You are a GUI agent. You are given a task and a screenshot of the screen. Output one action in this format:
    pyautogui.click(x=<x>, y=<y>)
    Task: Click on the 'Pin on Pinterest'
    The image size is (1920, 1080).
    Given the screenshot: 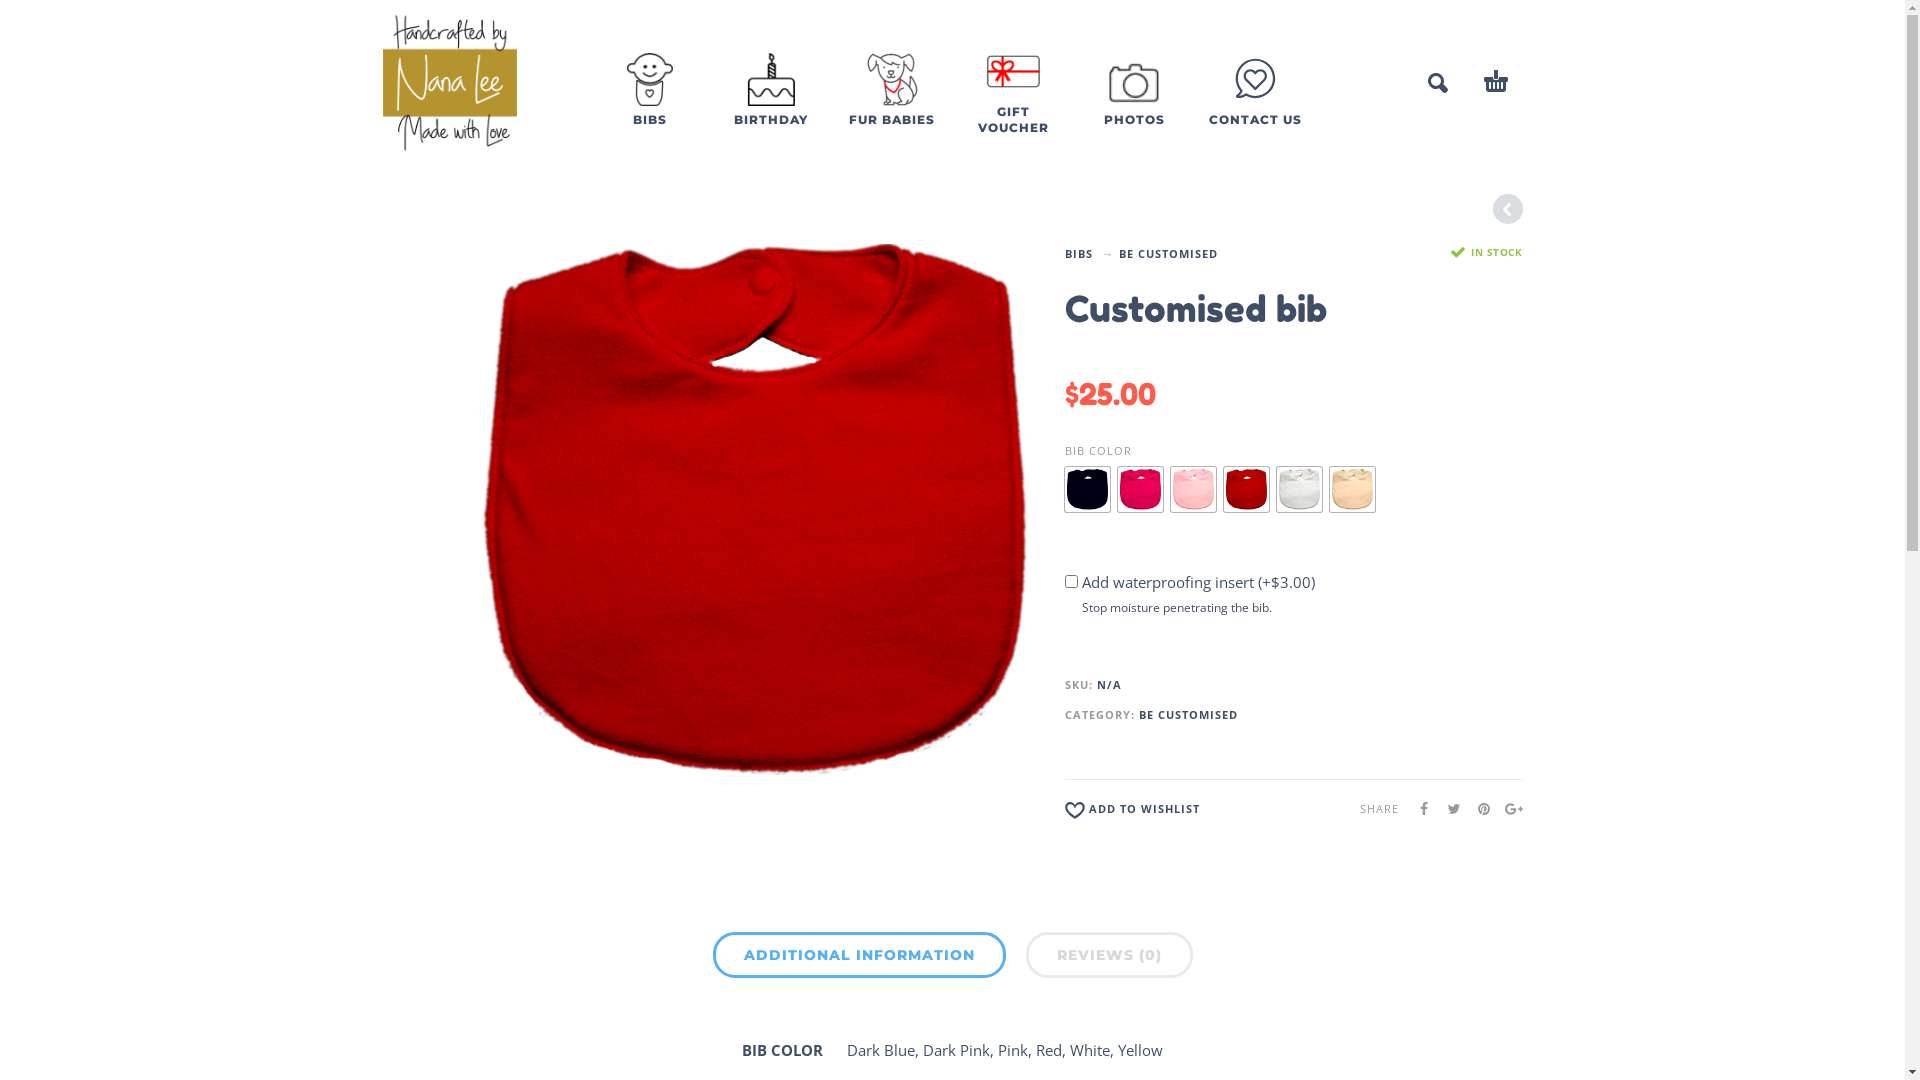 What is the action you would take?
    pyautogui.click(x=1477, y=807)
    